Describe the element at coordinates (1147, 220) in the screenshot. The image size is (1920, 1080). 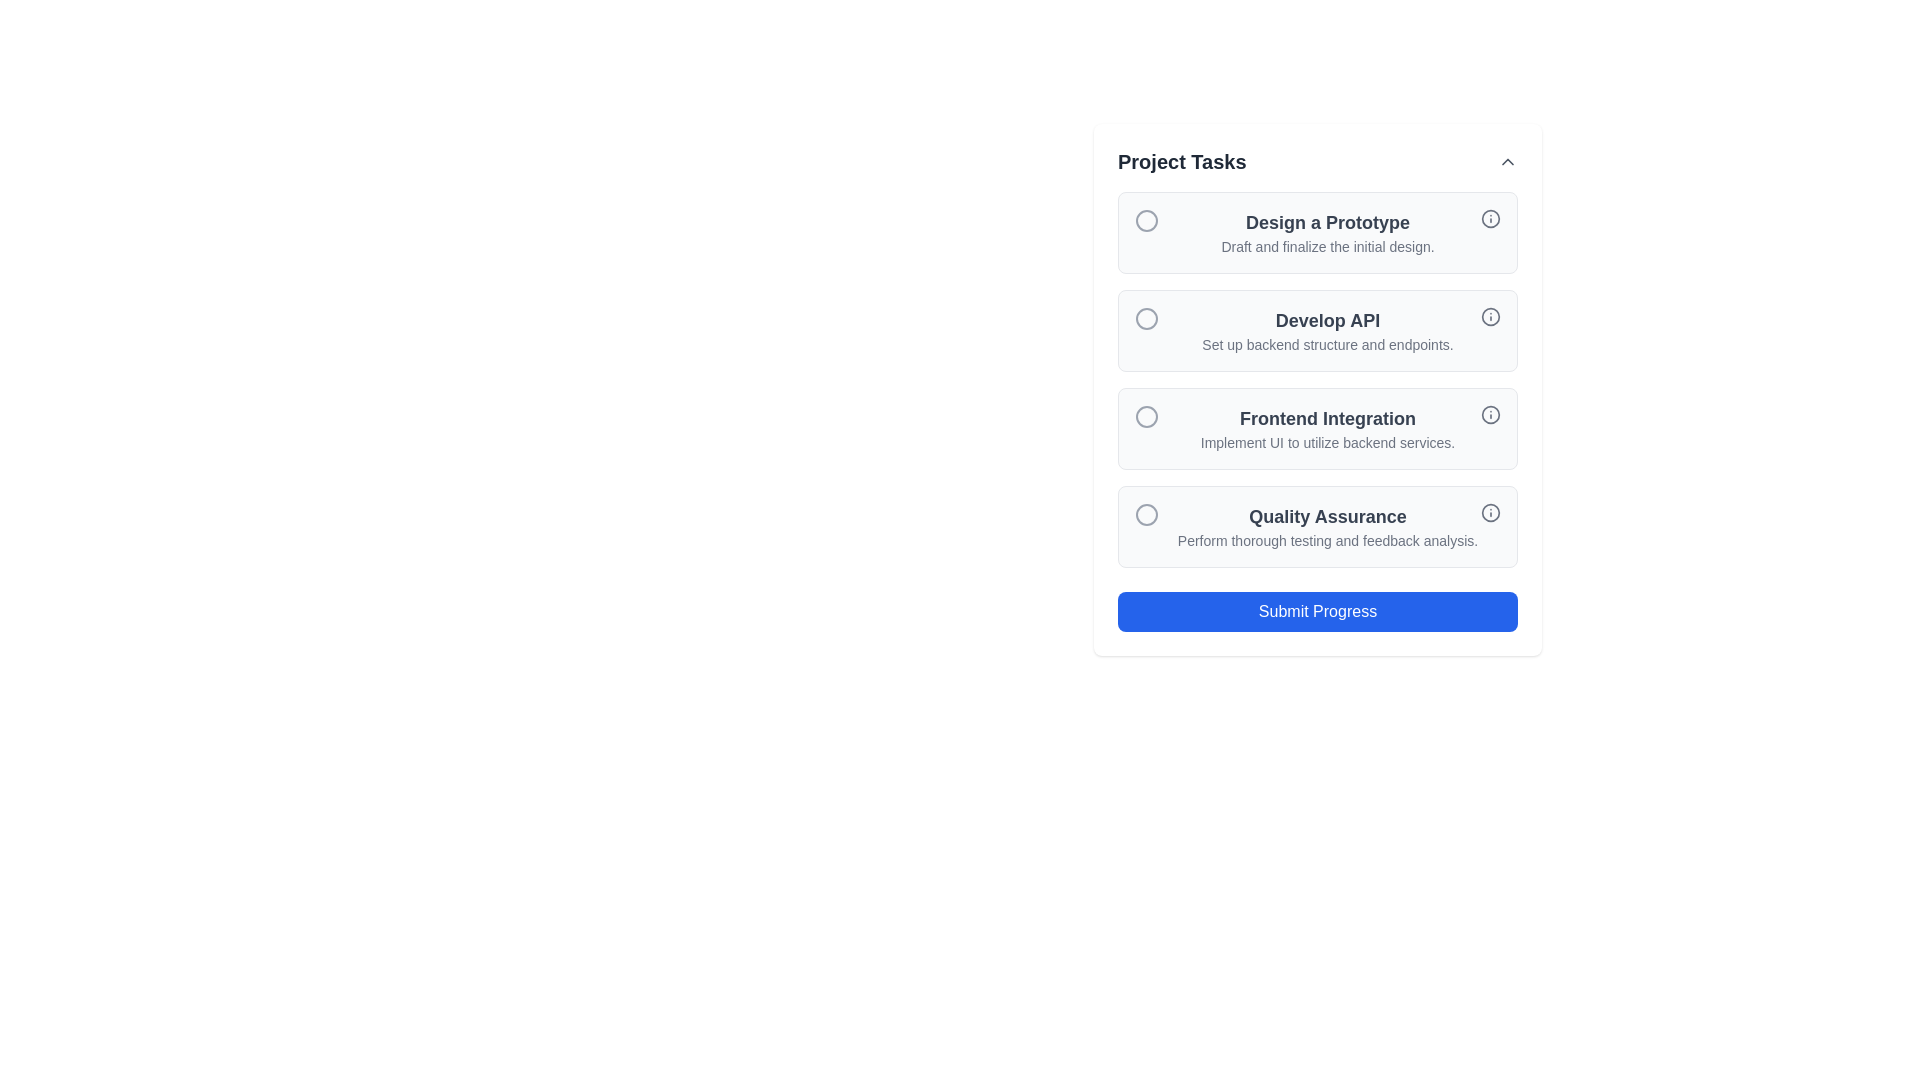
I see `the Checkbox-like circular marker located to the left of the 'Design a Prototype' text` at that location.